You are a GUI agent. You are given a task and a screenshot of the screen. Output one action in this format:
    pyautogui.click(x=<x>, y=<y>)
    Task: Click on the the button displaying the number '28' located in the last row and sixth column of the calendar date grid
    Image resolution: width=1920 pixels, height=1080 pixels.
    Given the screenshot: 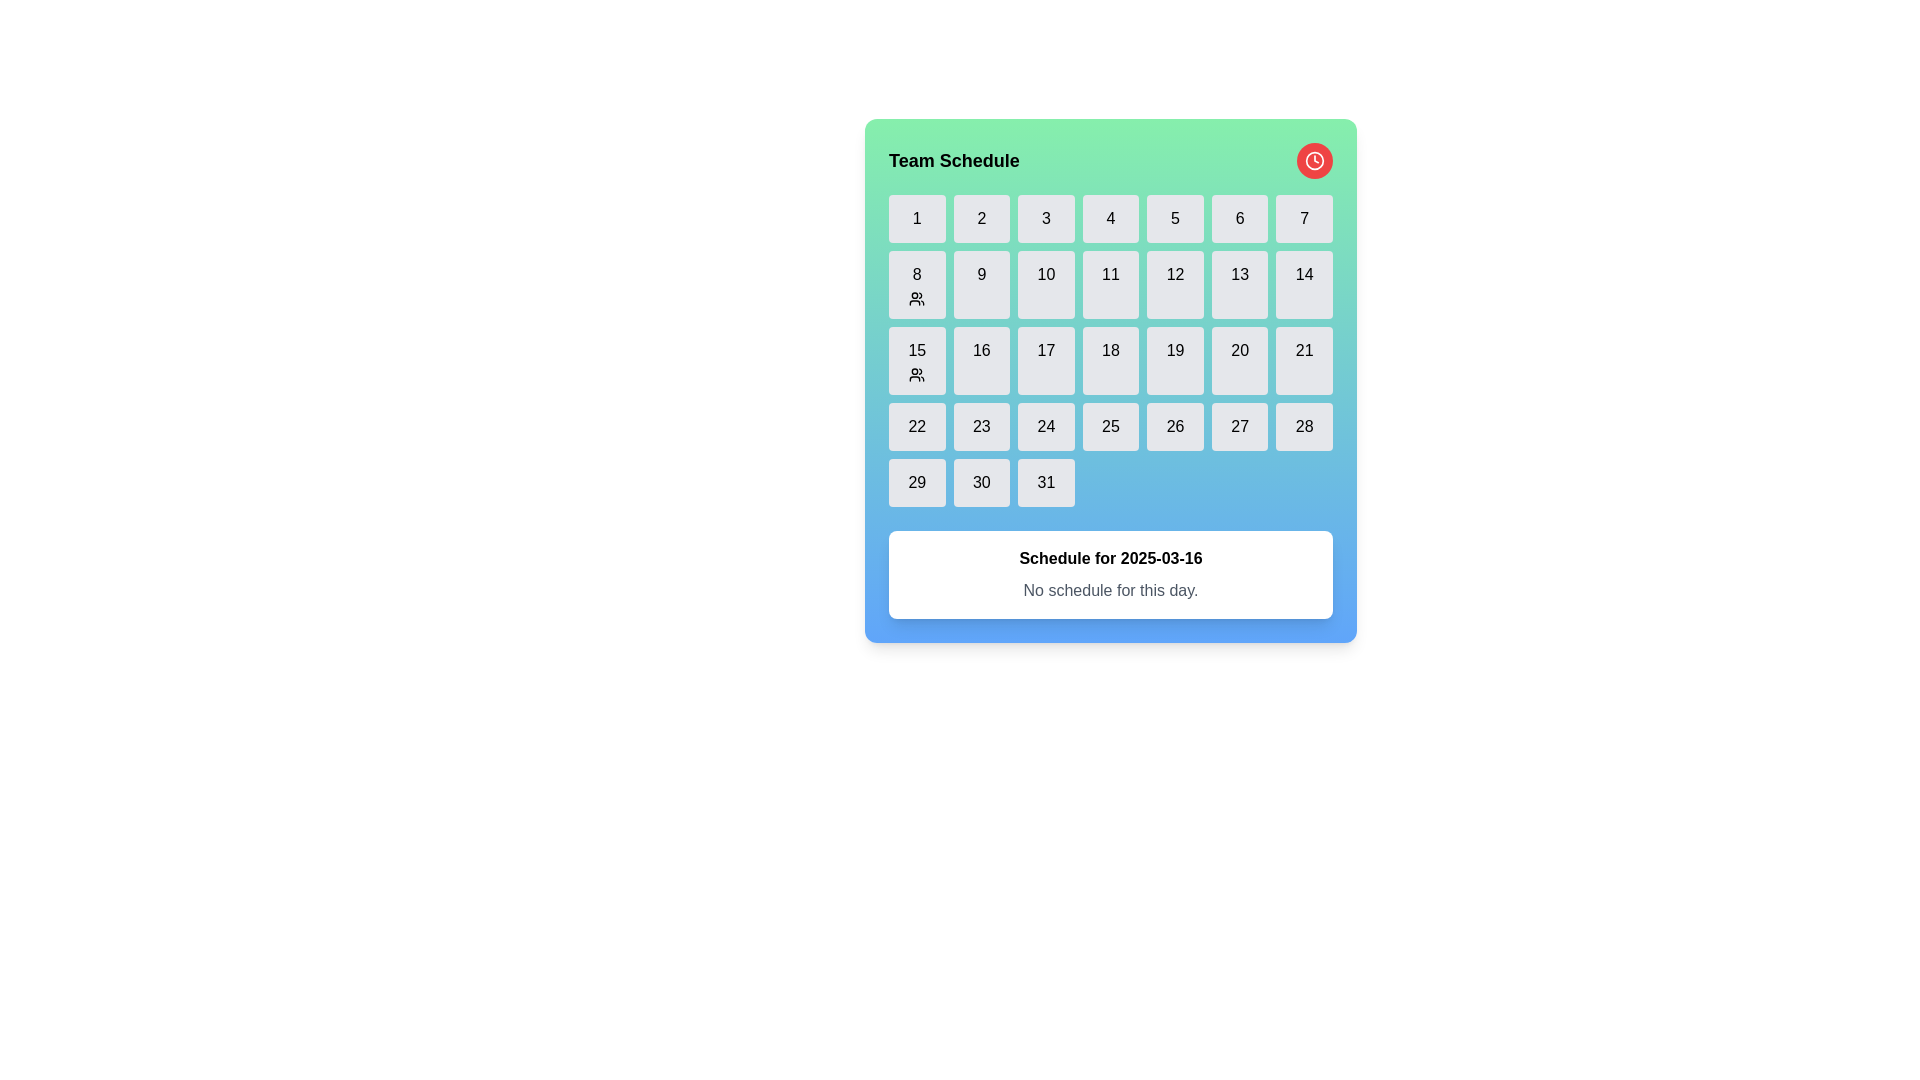 What is the action you would take?
    pyautogui.click(x=1304, y=426)
    